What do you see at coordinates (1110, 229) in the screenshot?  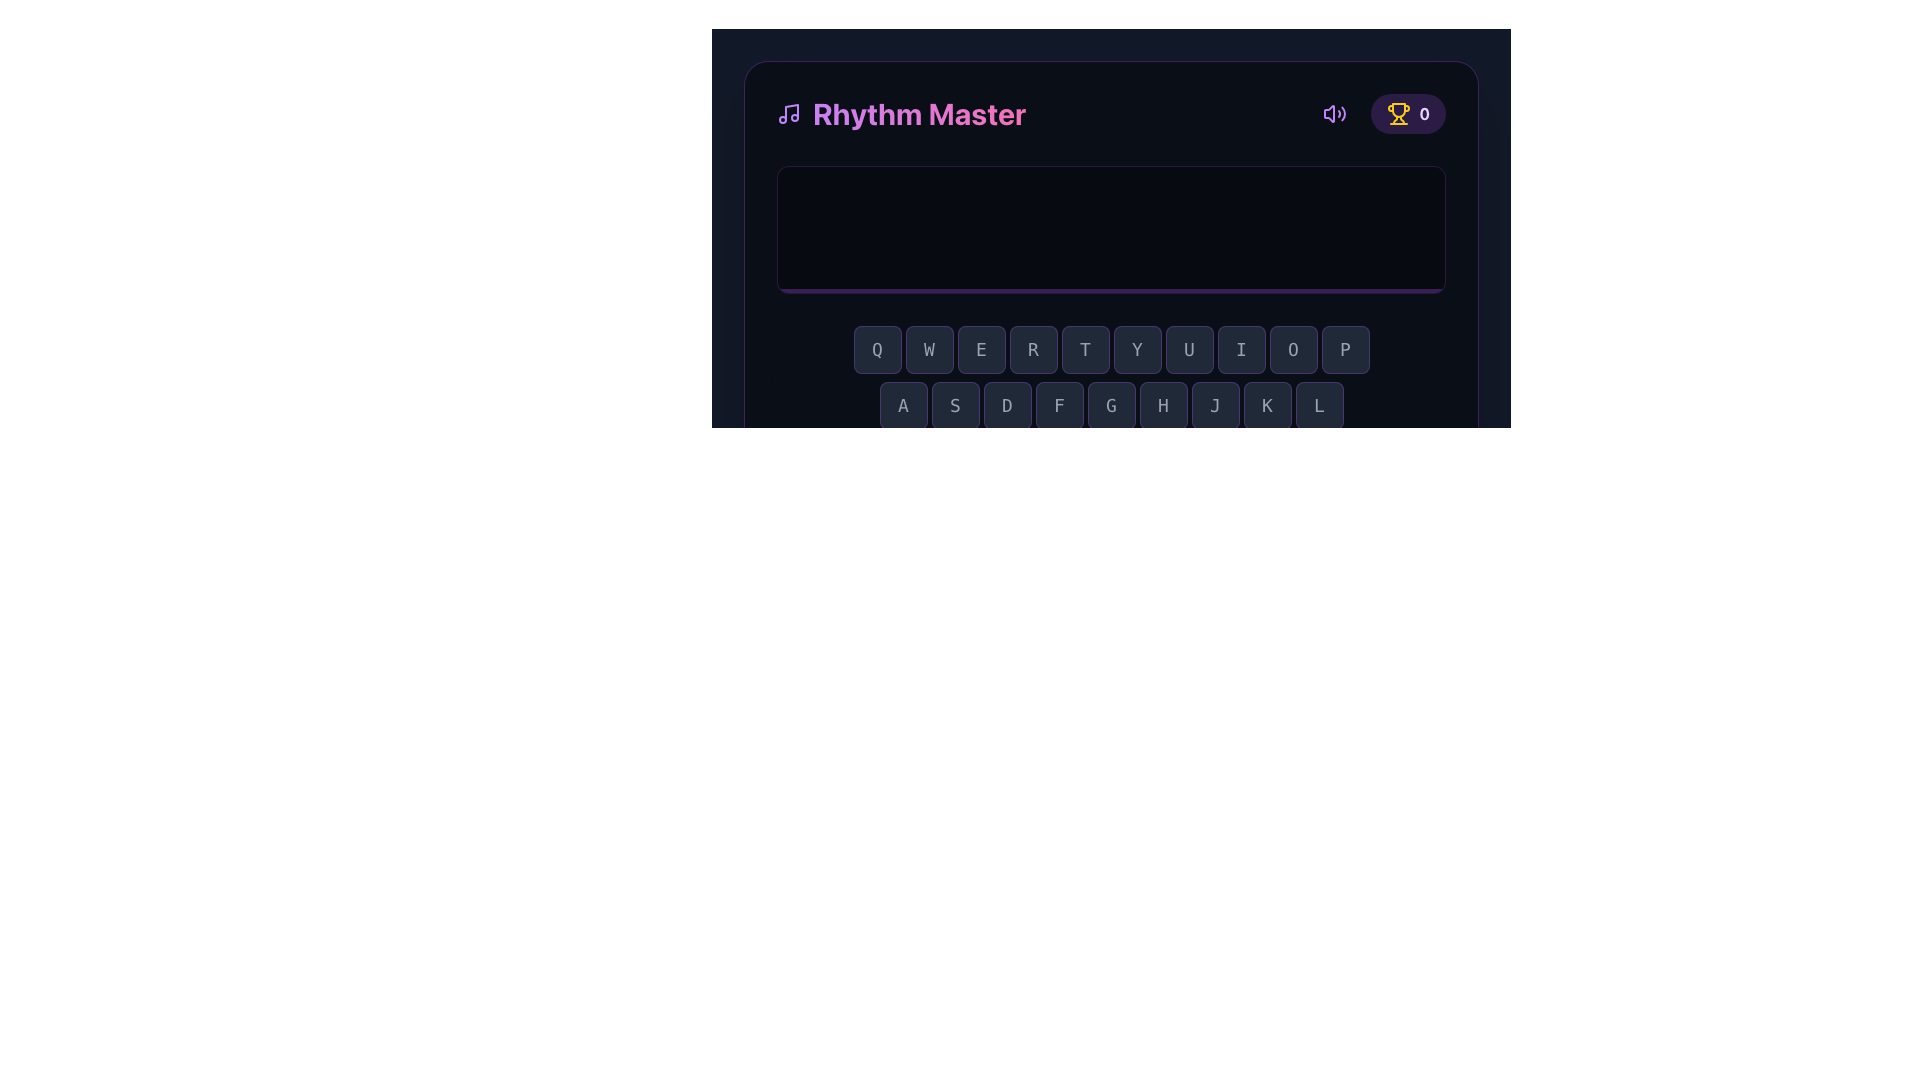 I see `the Decorative panel with a black background and purple border located within the 'Rhythm Master' module` at bounding box center [1110, 229].